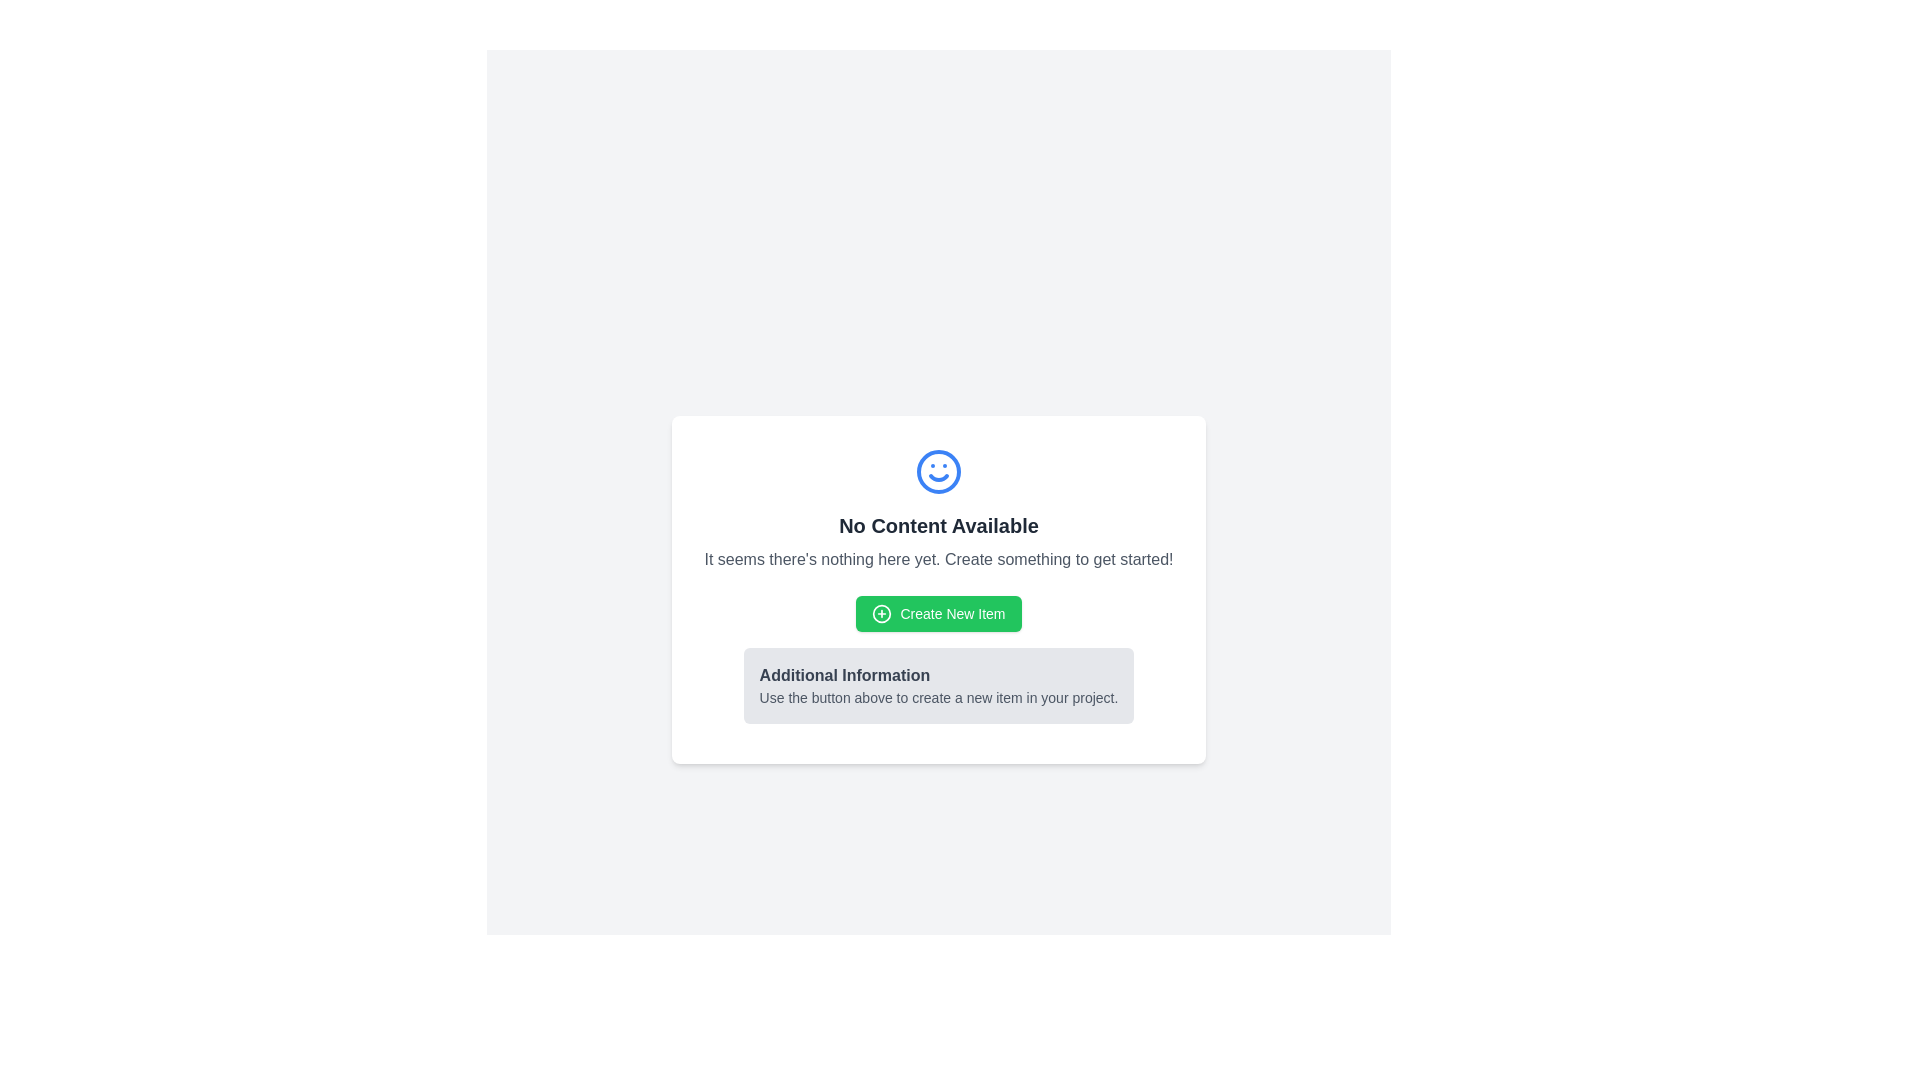 The width and height of the screenshot is (1920, 1080). Describe the element at coordinates (938, 471) in the screenshot. I see `the blue circular icon with a smiling face, which is positioned above the 'No Content Available' text` at that location.